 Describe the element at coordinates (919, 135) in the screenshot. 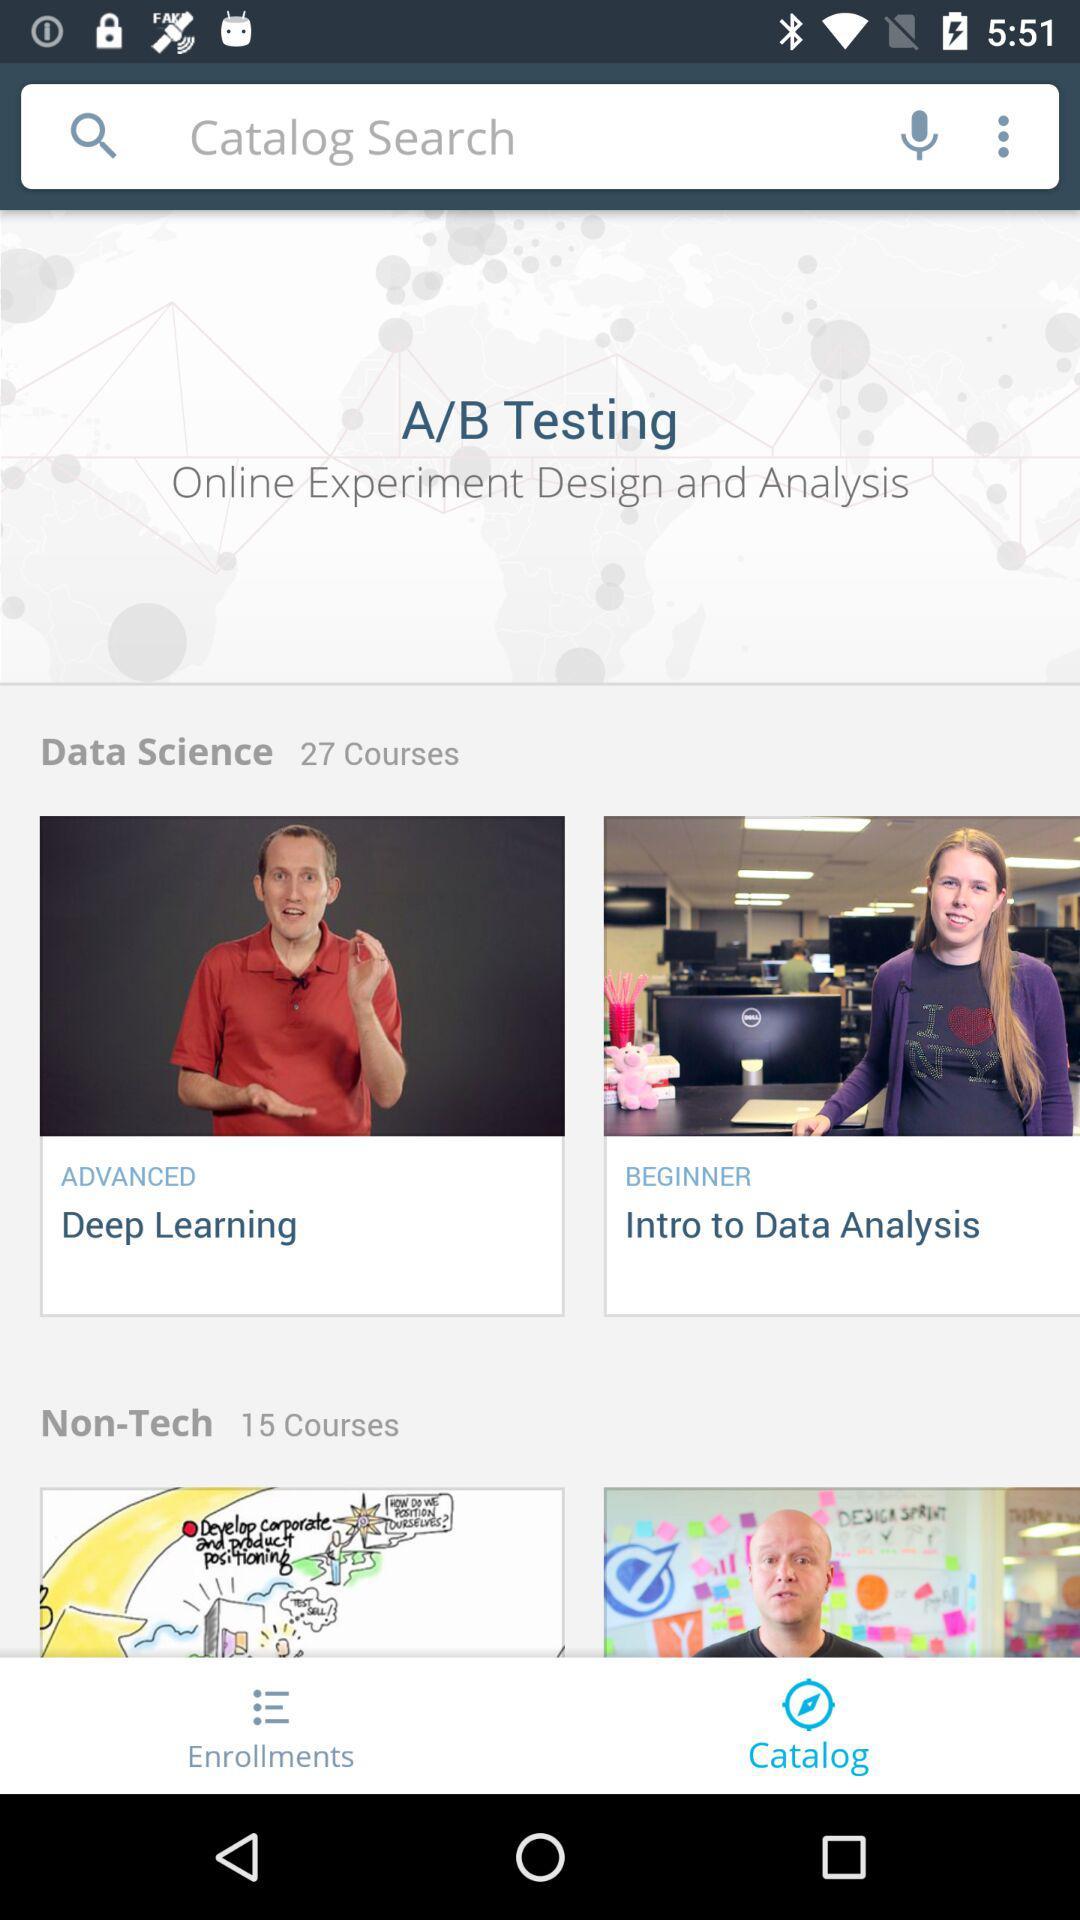

I see `speech to text` at that location.